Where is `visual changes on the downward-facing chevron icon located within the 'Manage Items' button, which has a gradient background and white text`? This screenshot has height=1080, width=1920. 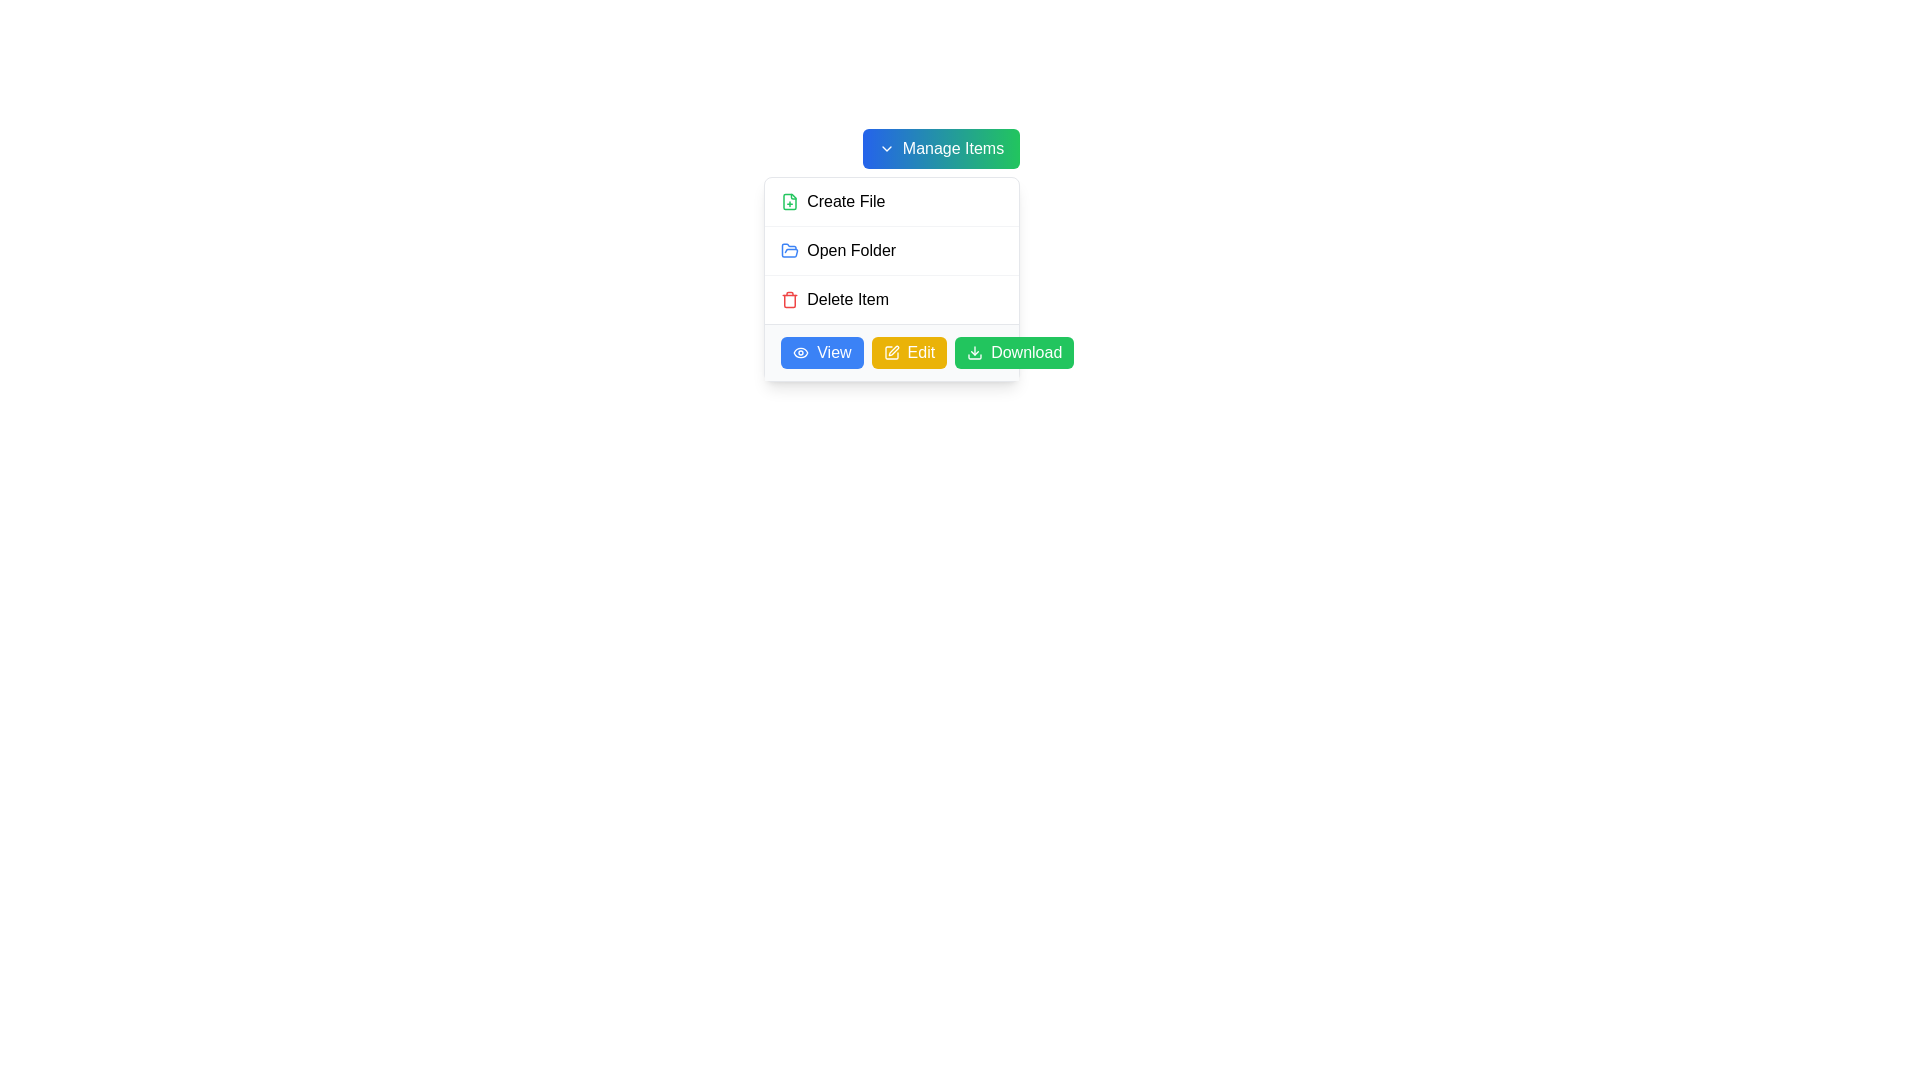
visual changes on the downward-facing chevron icon located within the 'Manage Items' button, which has a gradient background and white text is located at coordinates (885, 148).